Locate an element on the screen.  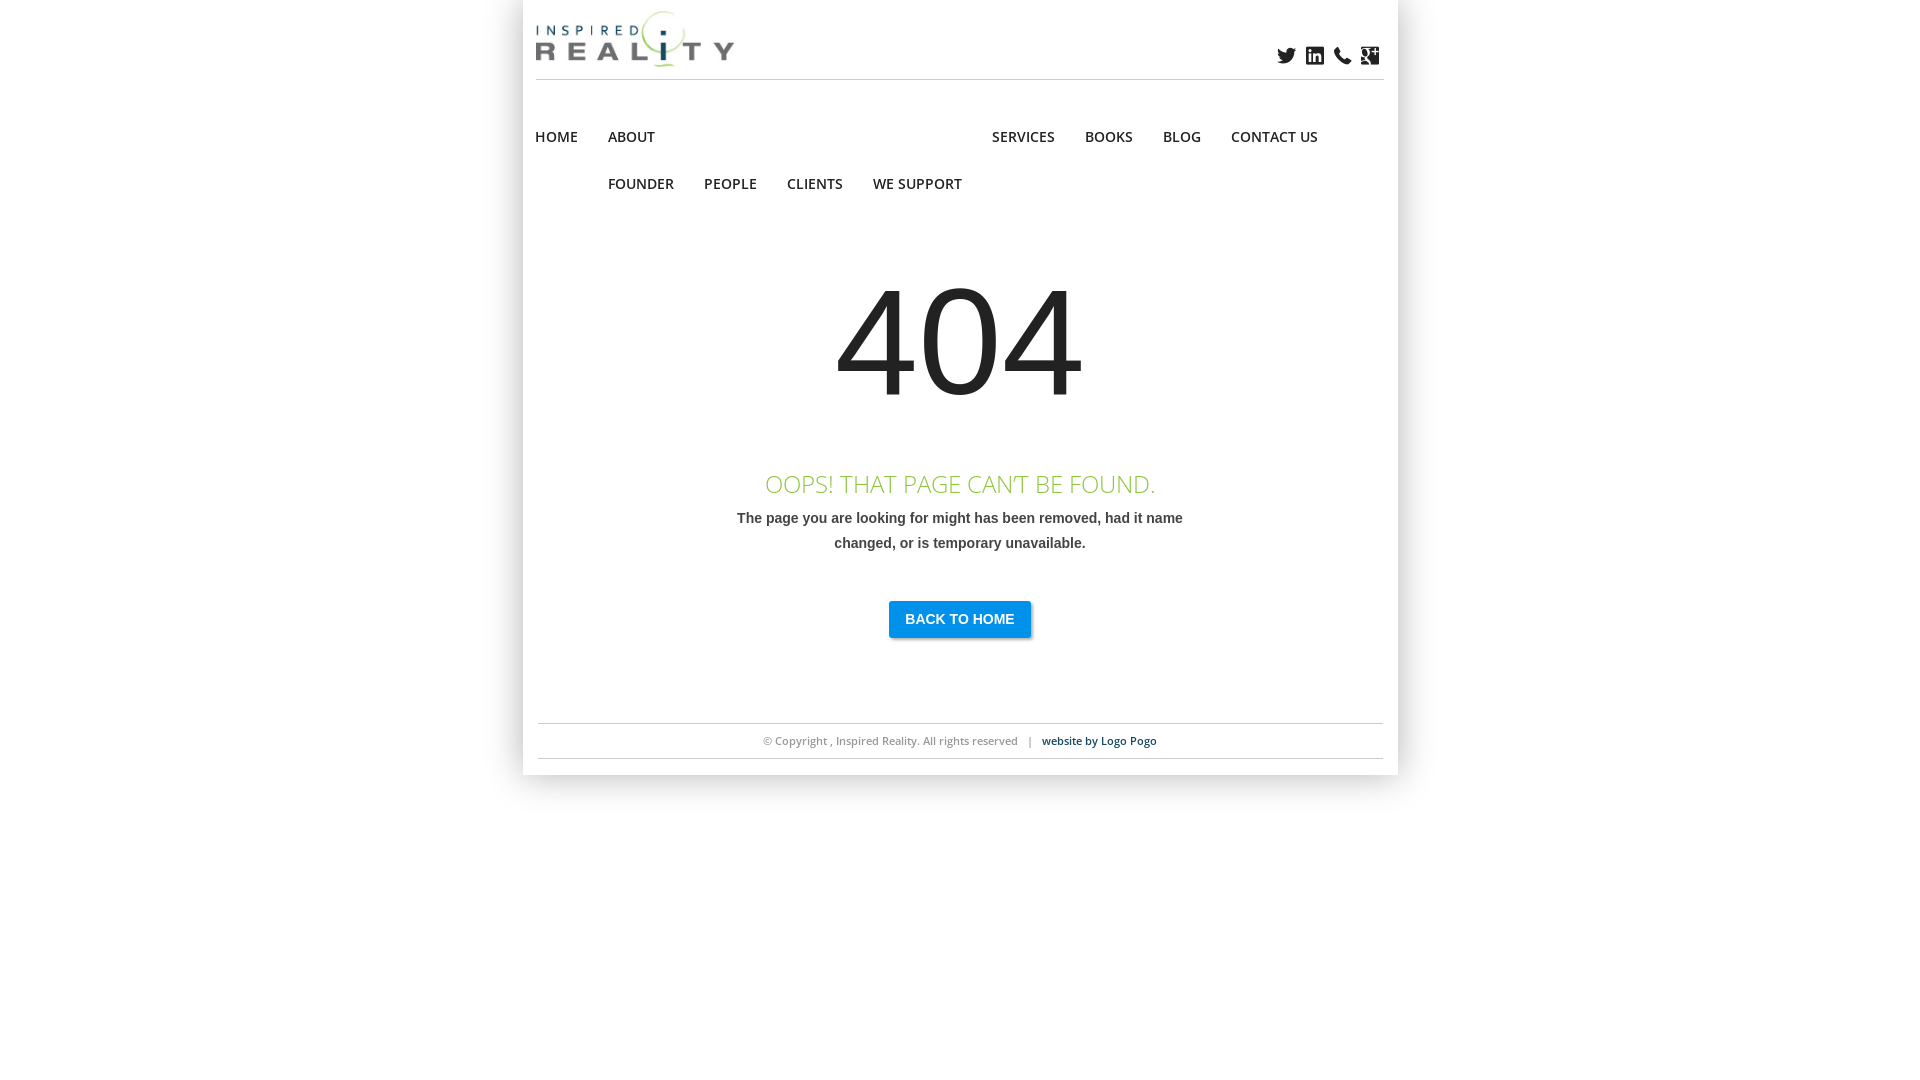
'SERVICES' is located at coordinates (1023, 135).